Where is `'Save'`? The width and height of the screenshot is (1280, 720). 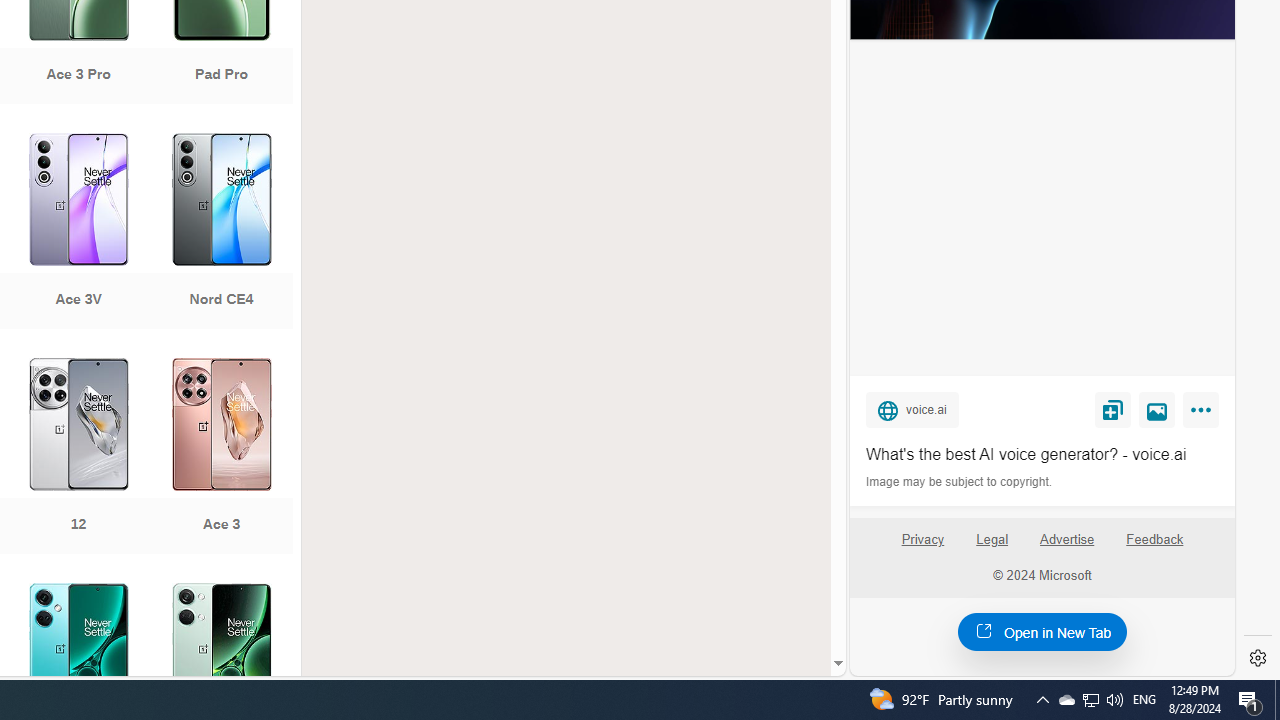
'Save' is located at coordinates (1111, 408).